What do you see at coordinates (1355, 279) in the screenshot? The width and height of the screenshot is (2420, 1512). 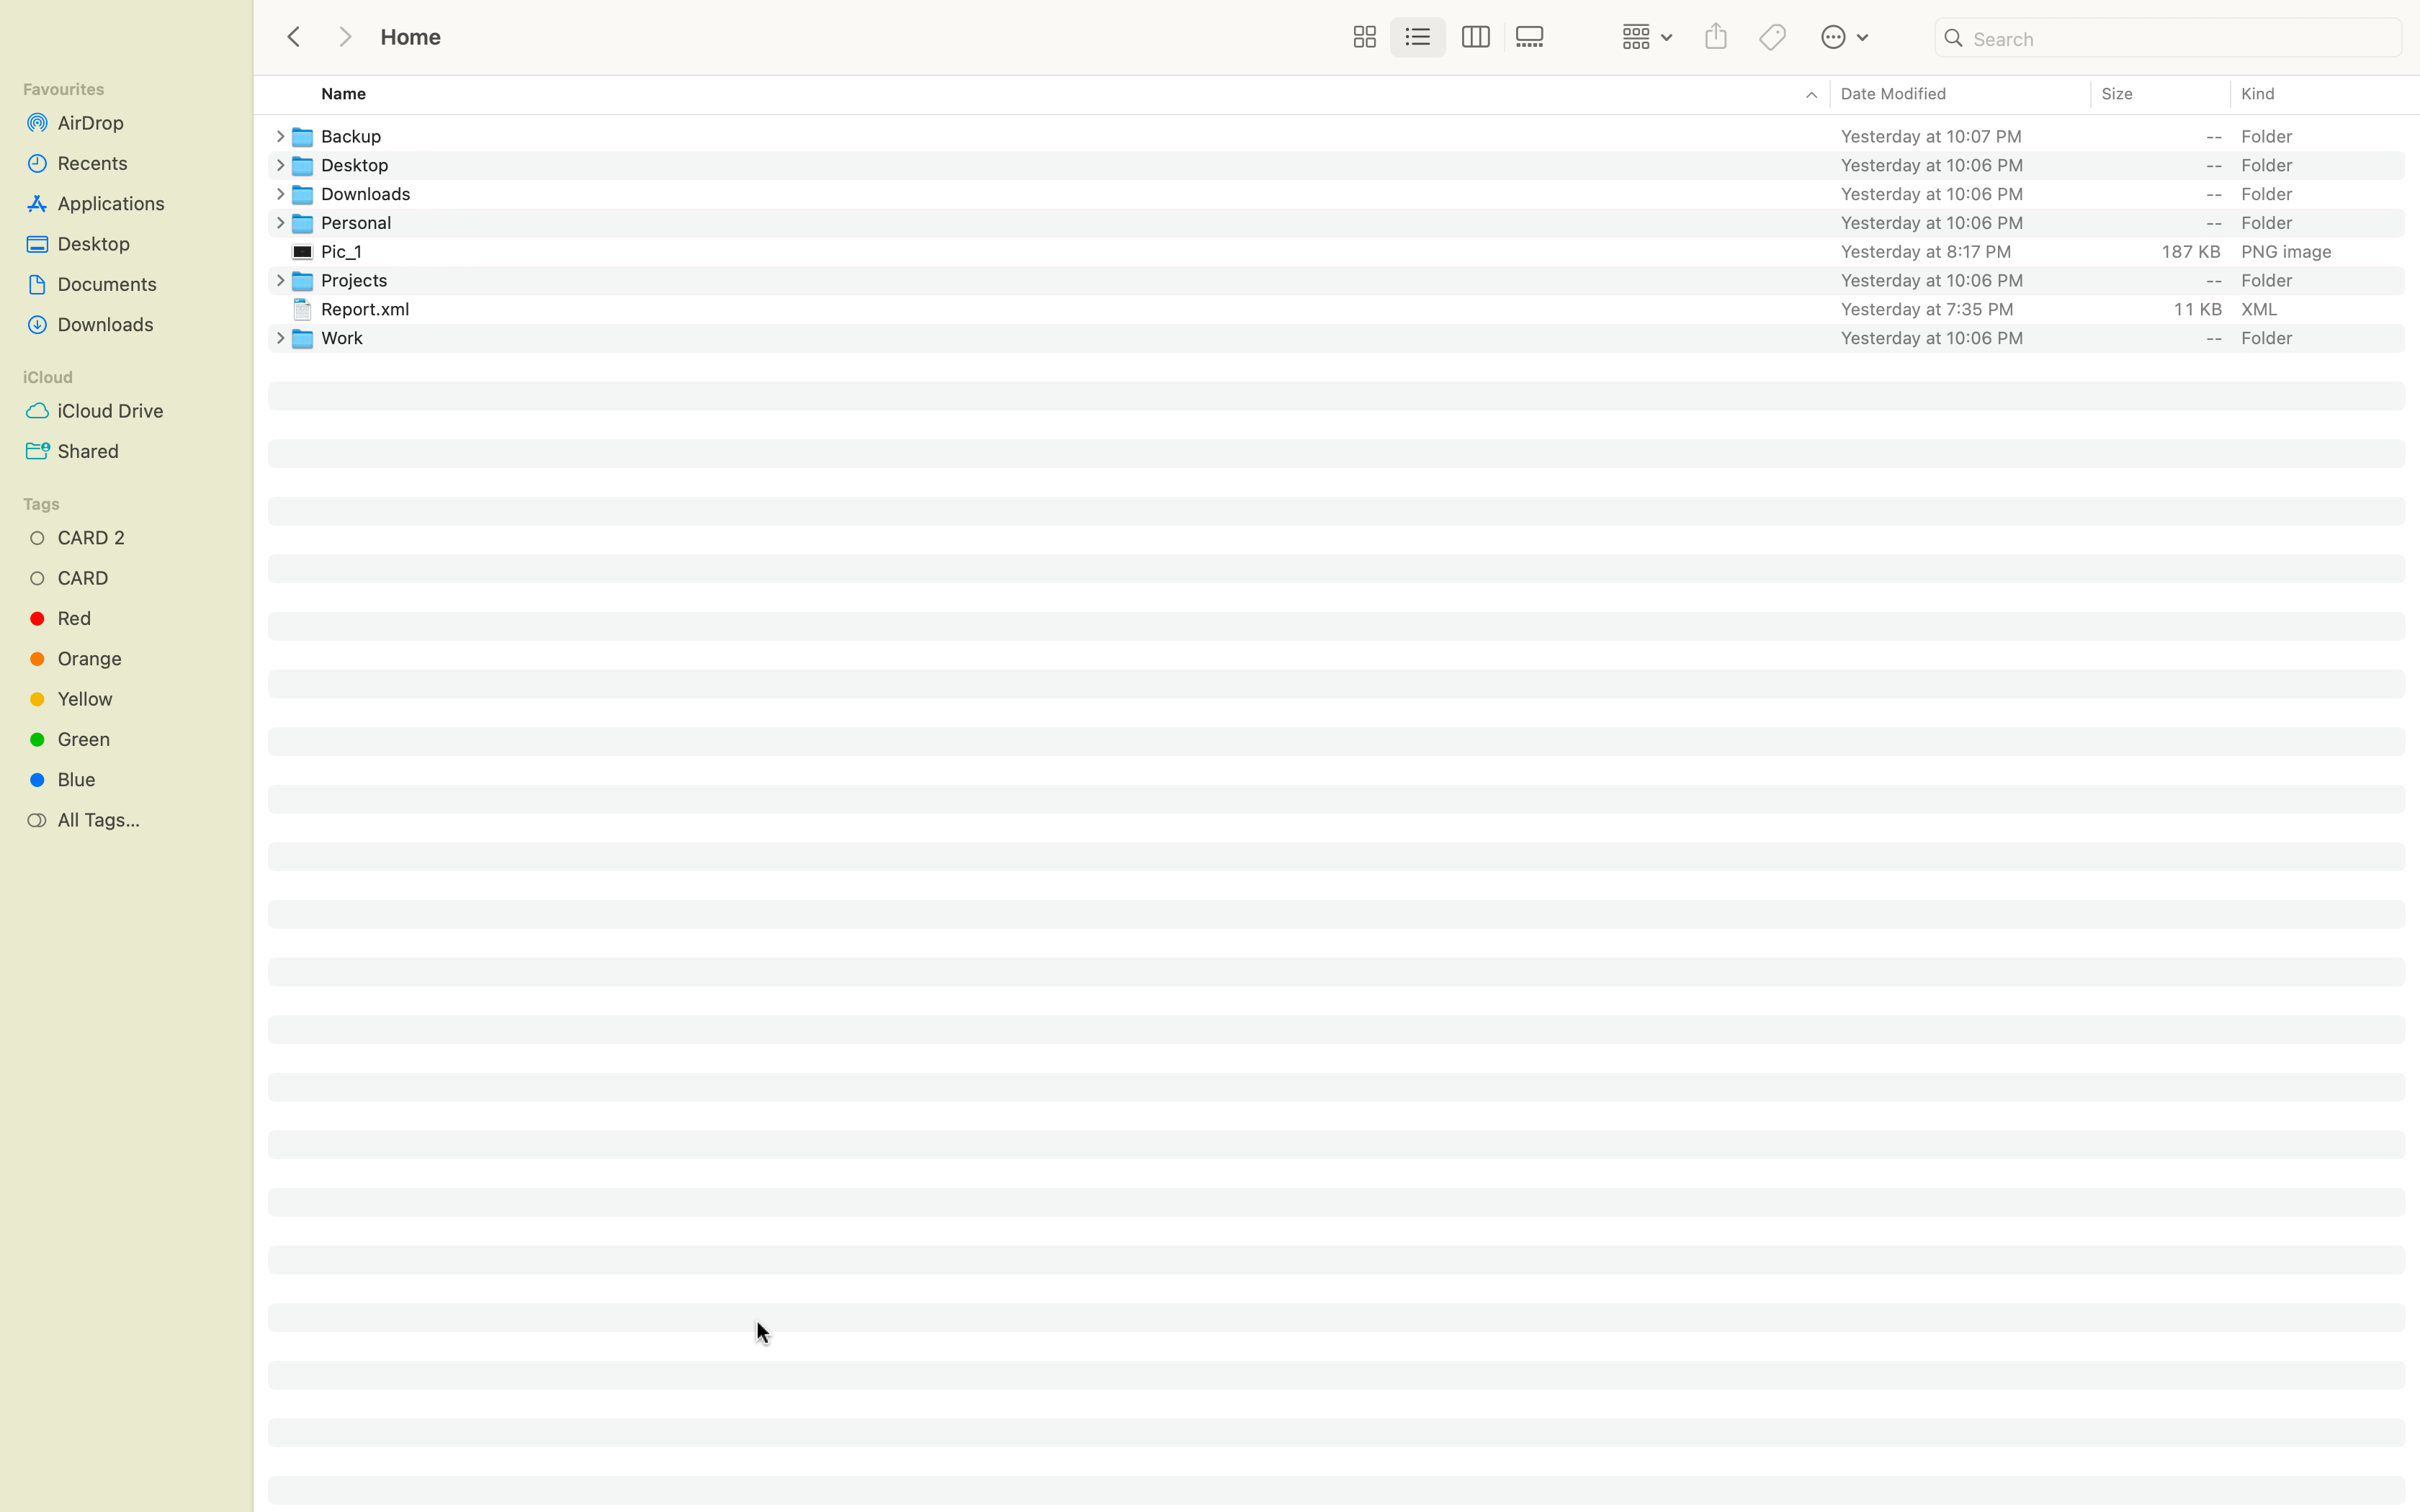 I see `the "Projects" folder title to "My Projects"` at bounding box center [1355, 279].